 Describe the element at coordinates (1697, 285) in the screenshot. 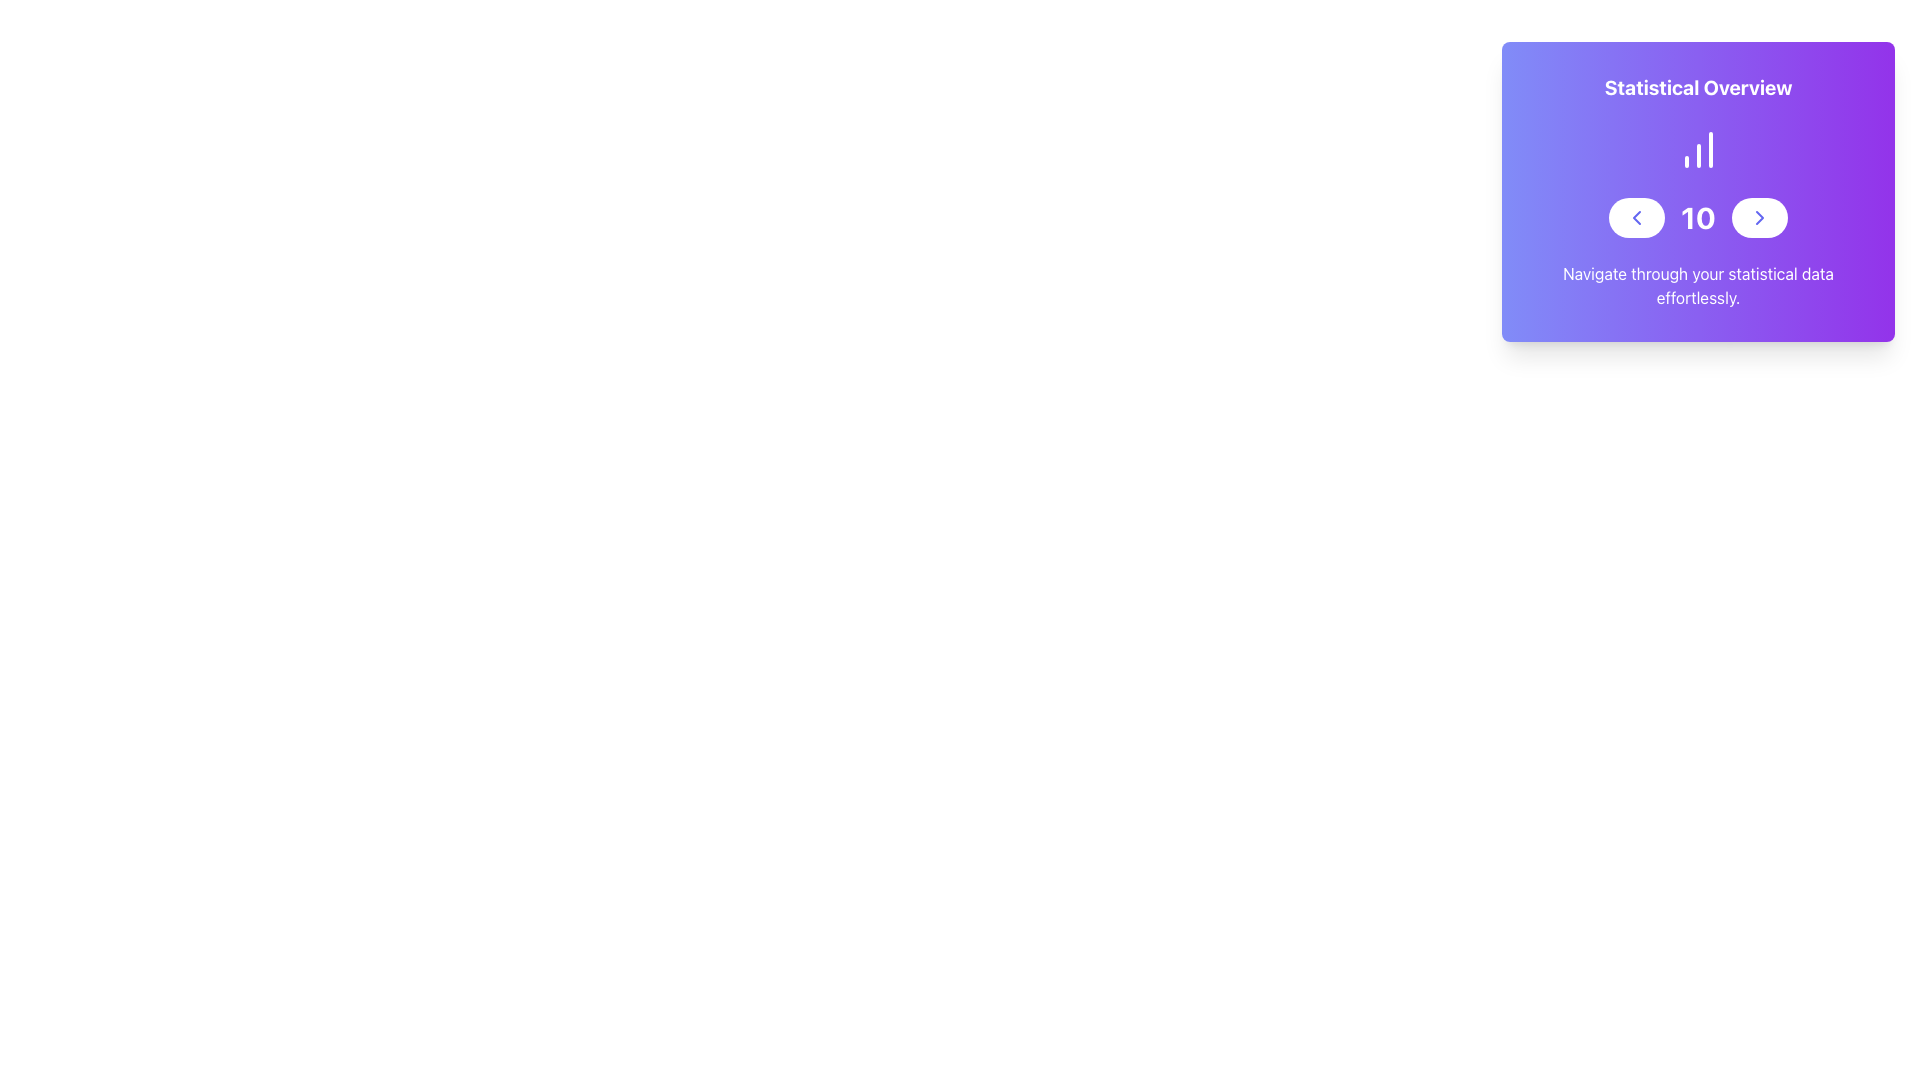

I see `the text label displaying 'Navigate through your statistical data effortlessly.' which is located at the bottom section of a rounded rectangular card layout` at that location.